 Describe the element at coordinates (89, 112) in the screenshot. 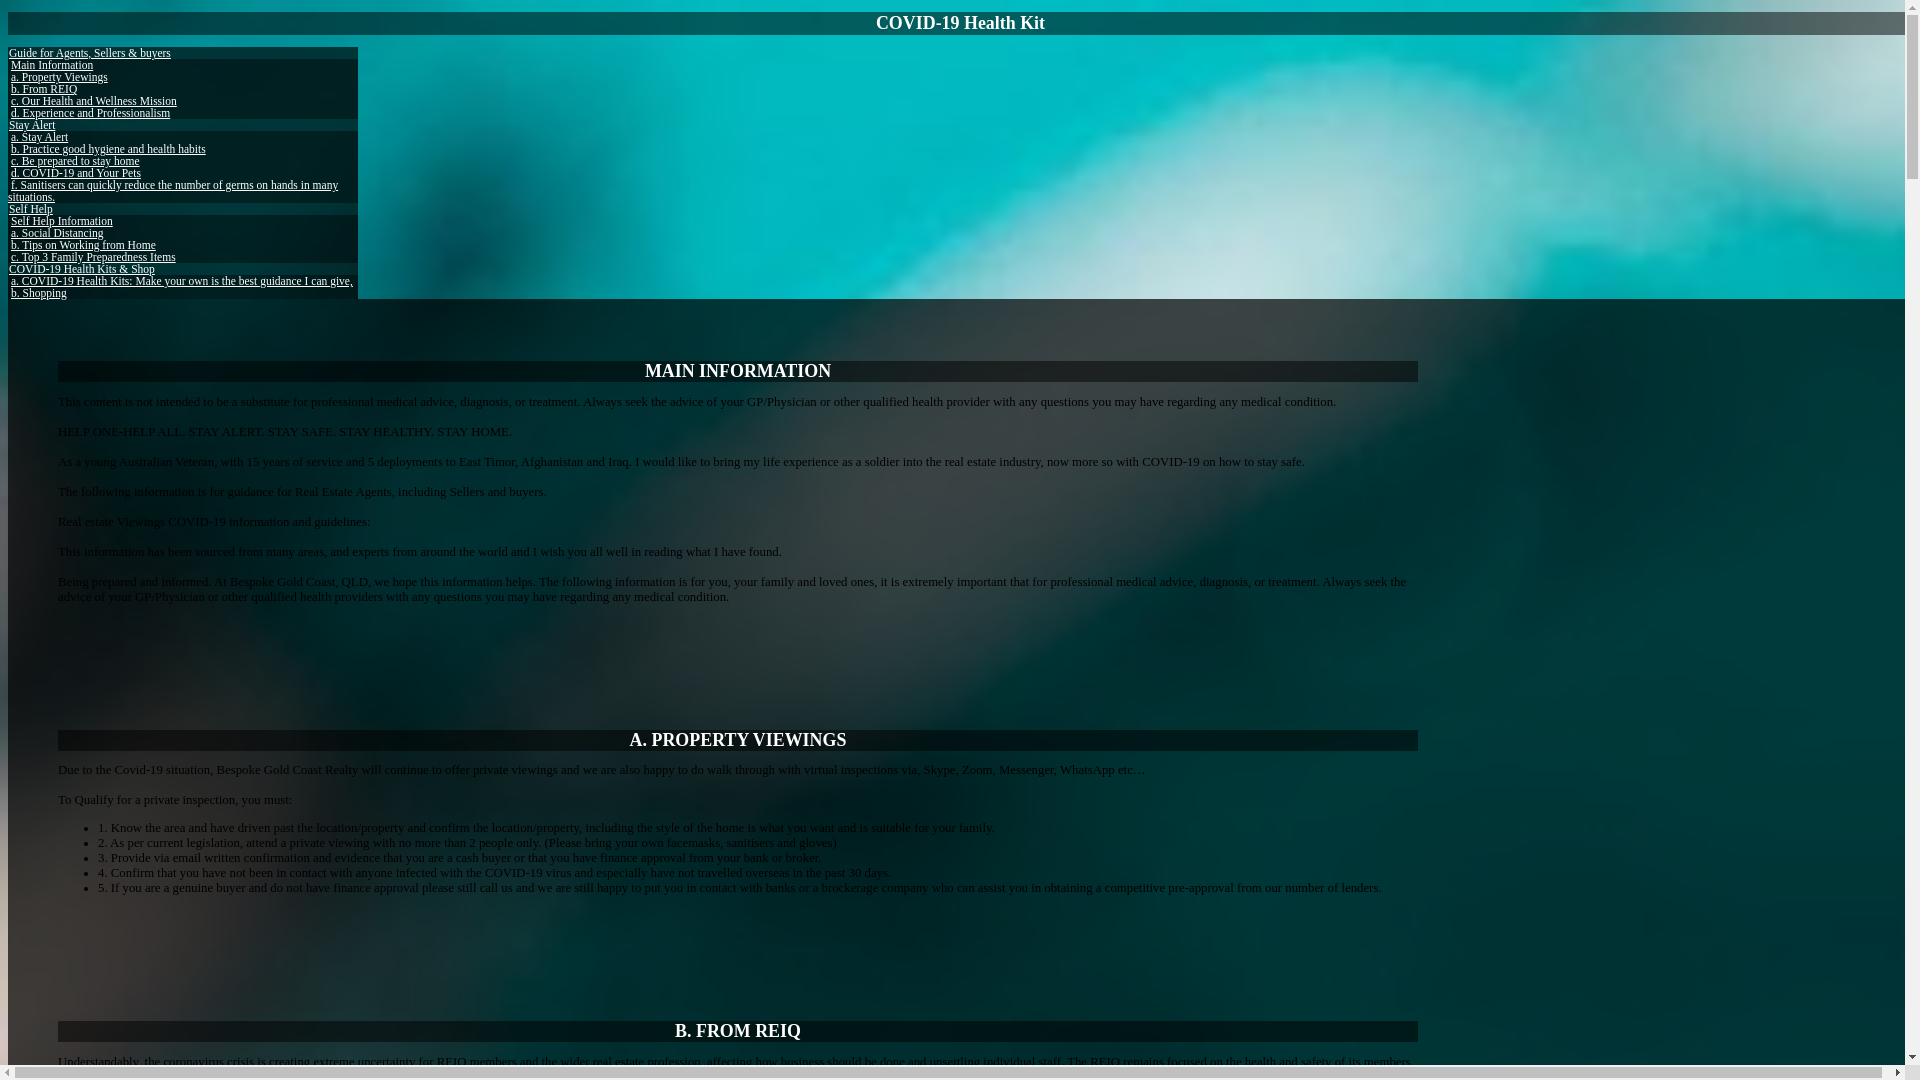

I see `'d. Experience and Professionalism'` at that location.